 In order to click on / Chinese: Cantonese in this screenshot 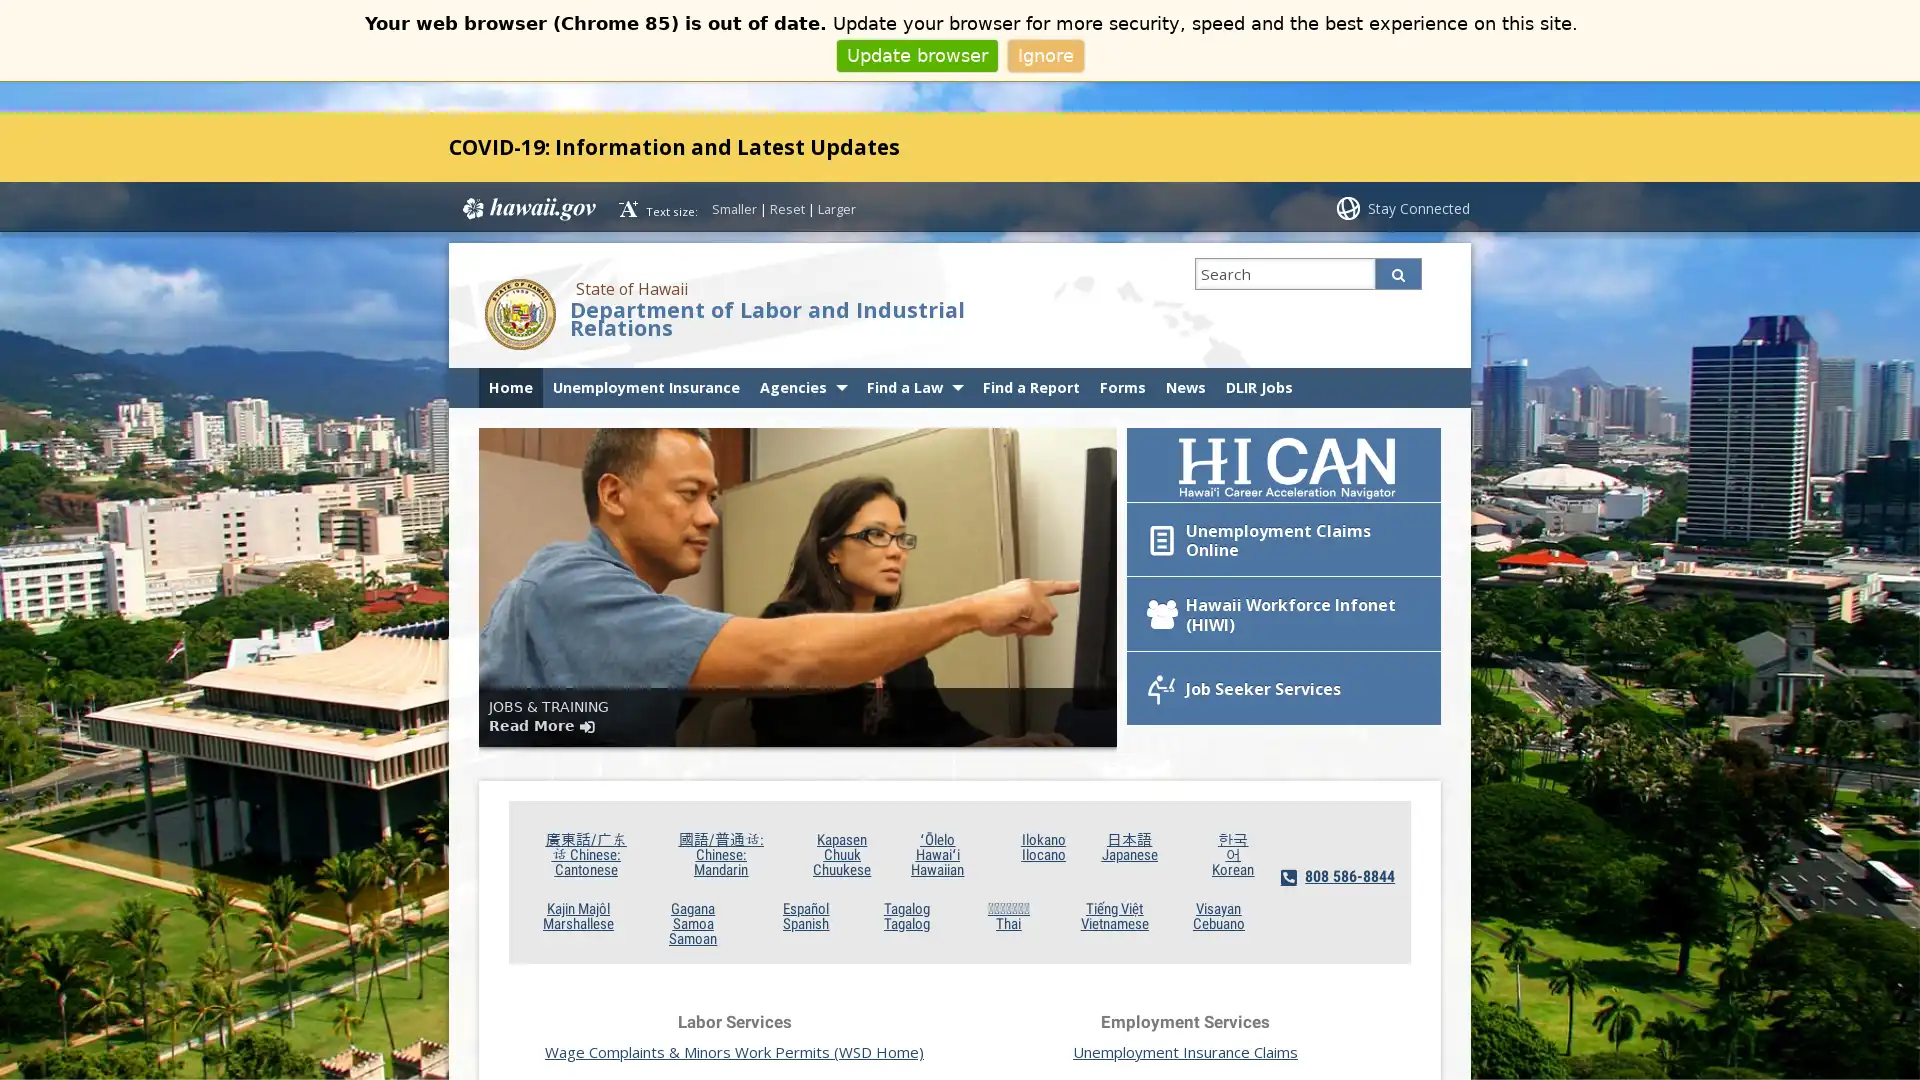, I will do `click(584, 862)`.